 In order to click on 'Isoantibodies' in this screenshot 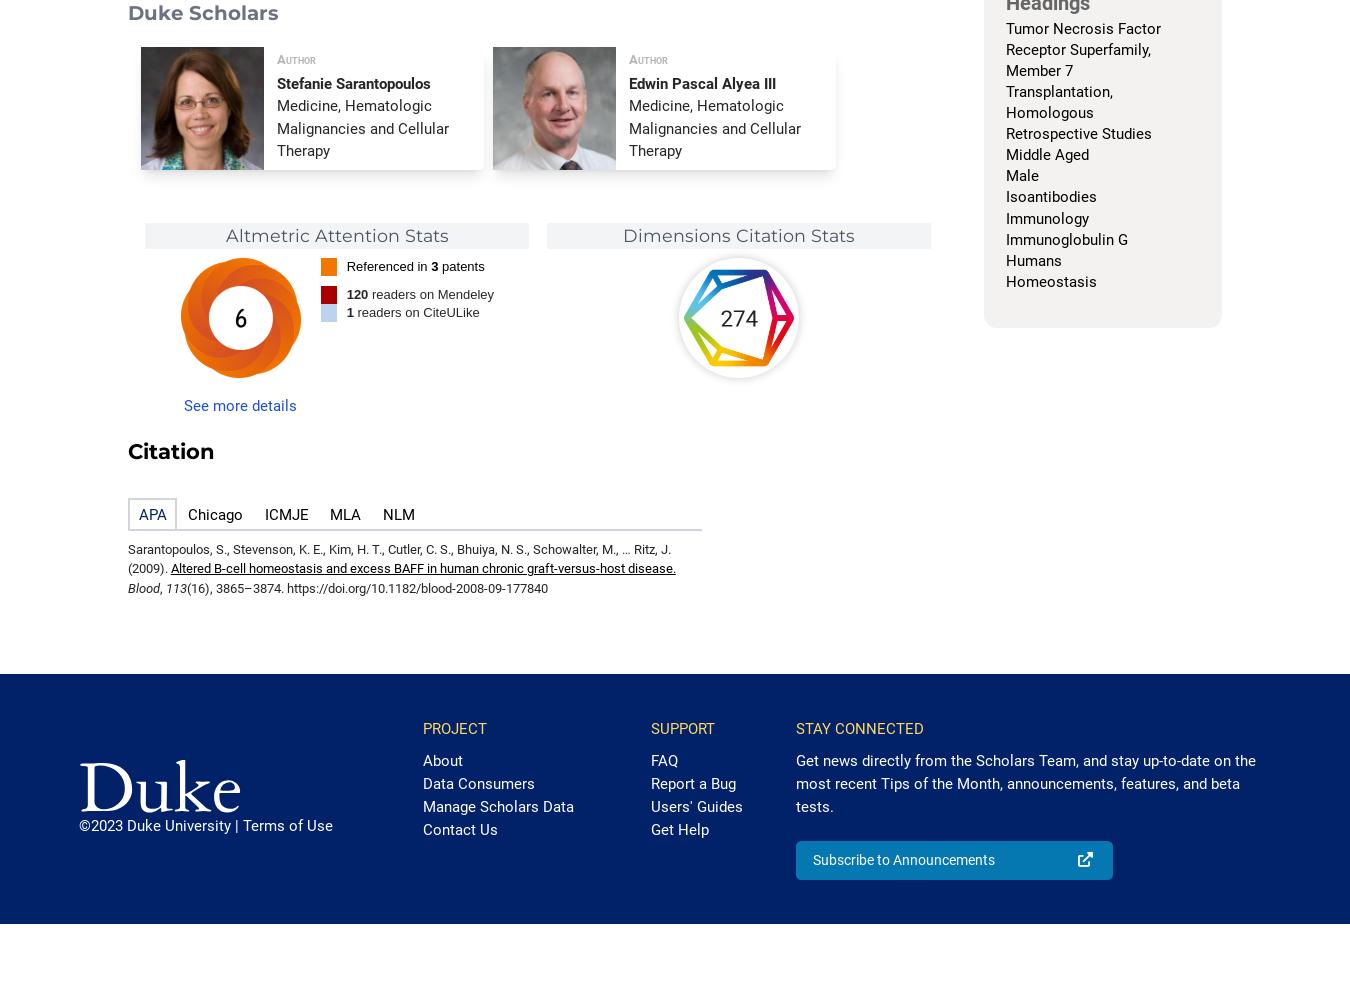, I will do `click(1050, 196)`.